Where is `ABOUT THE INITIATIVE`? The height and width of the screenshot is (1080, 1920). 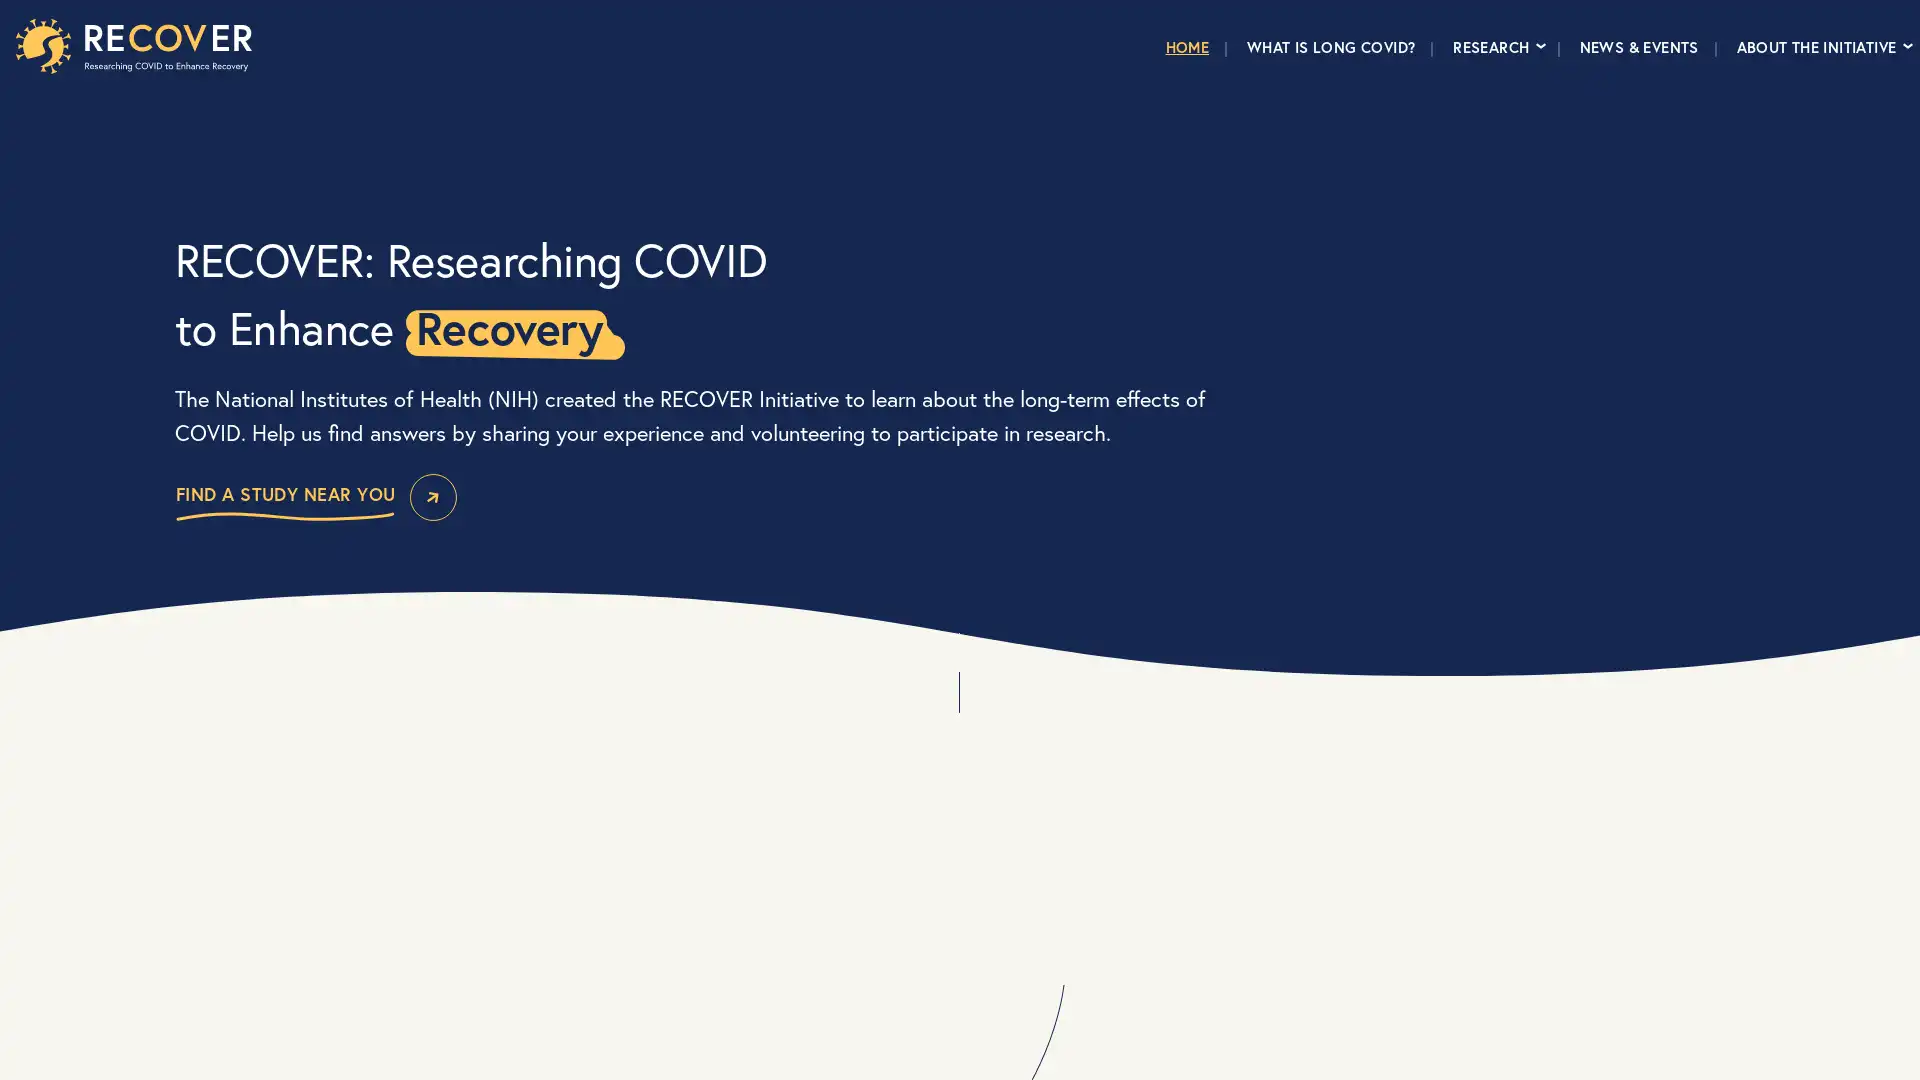
ABOUT THE INITIATIVE is located at coordinates (1807, 45).